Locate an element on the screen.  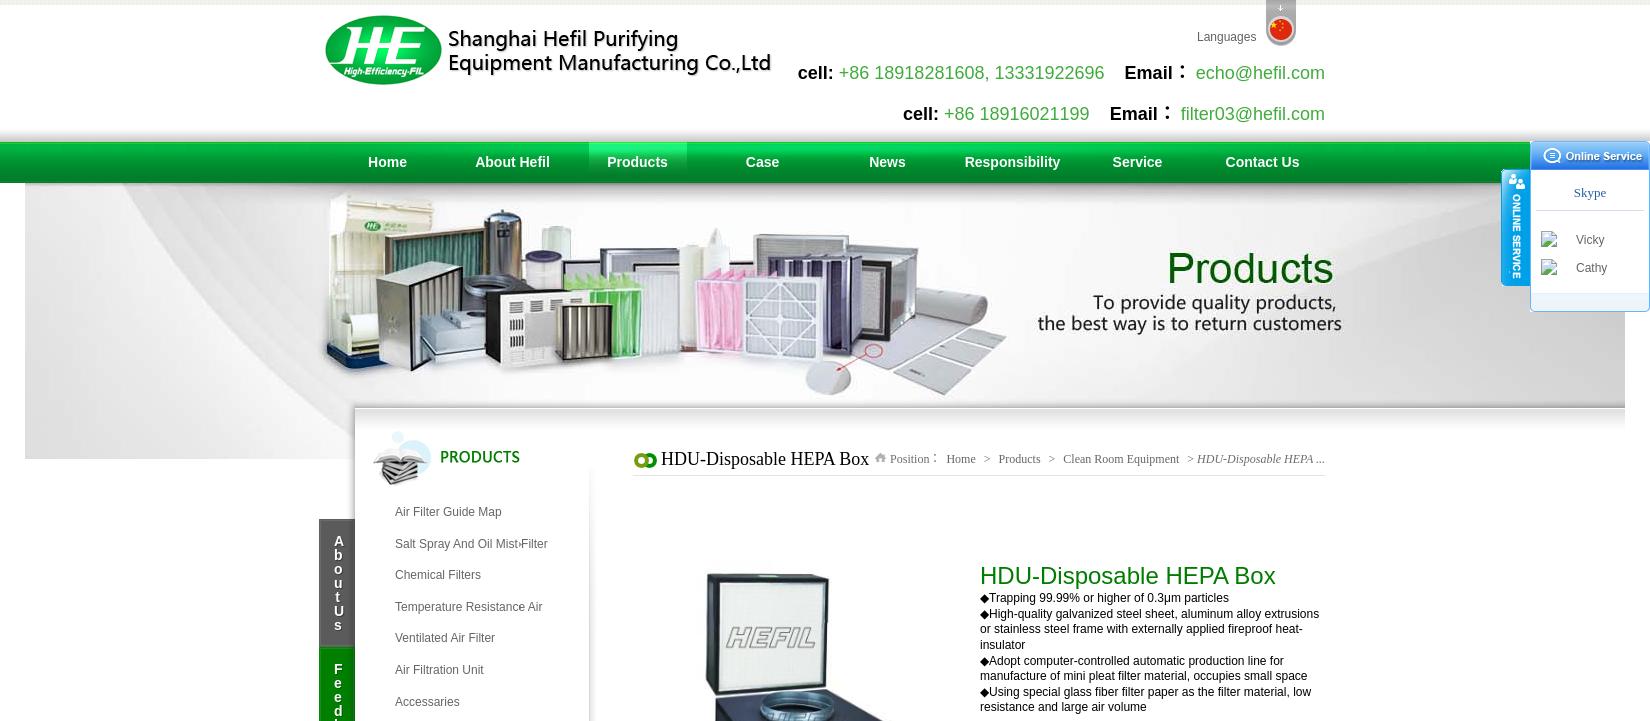
'Salt Spray And Oil Mist Filter' is located at coordinates (470, 542).